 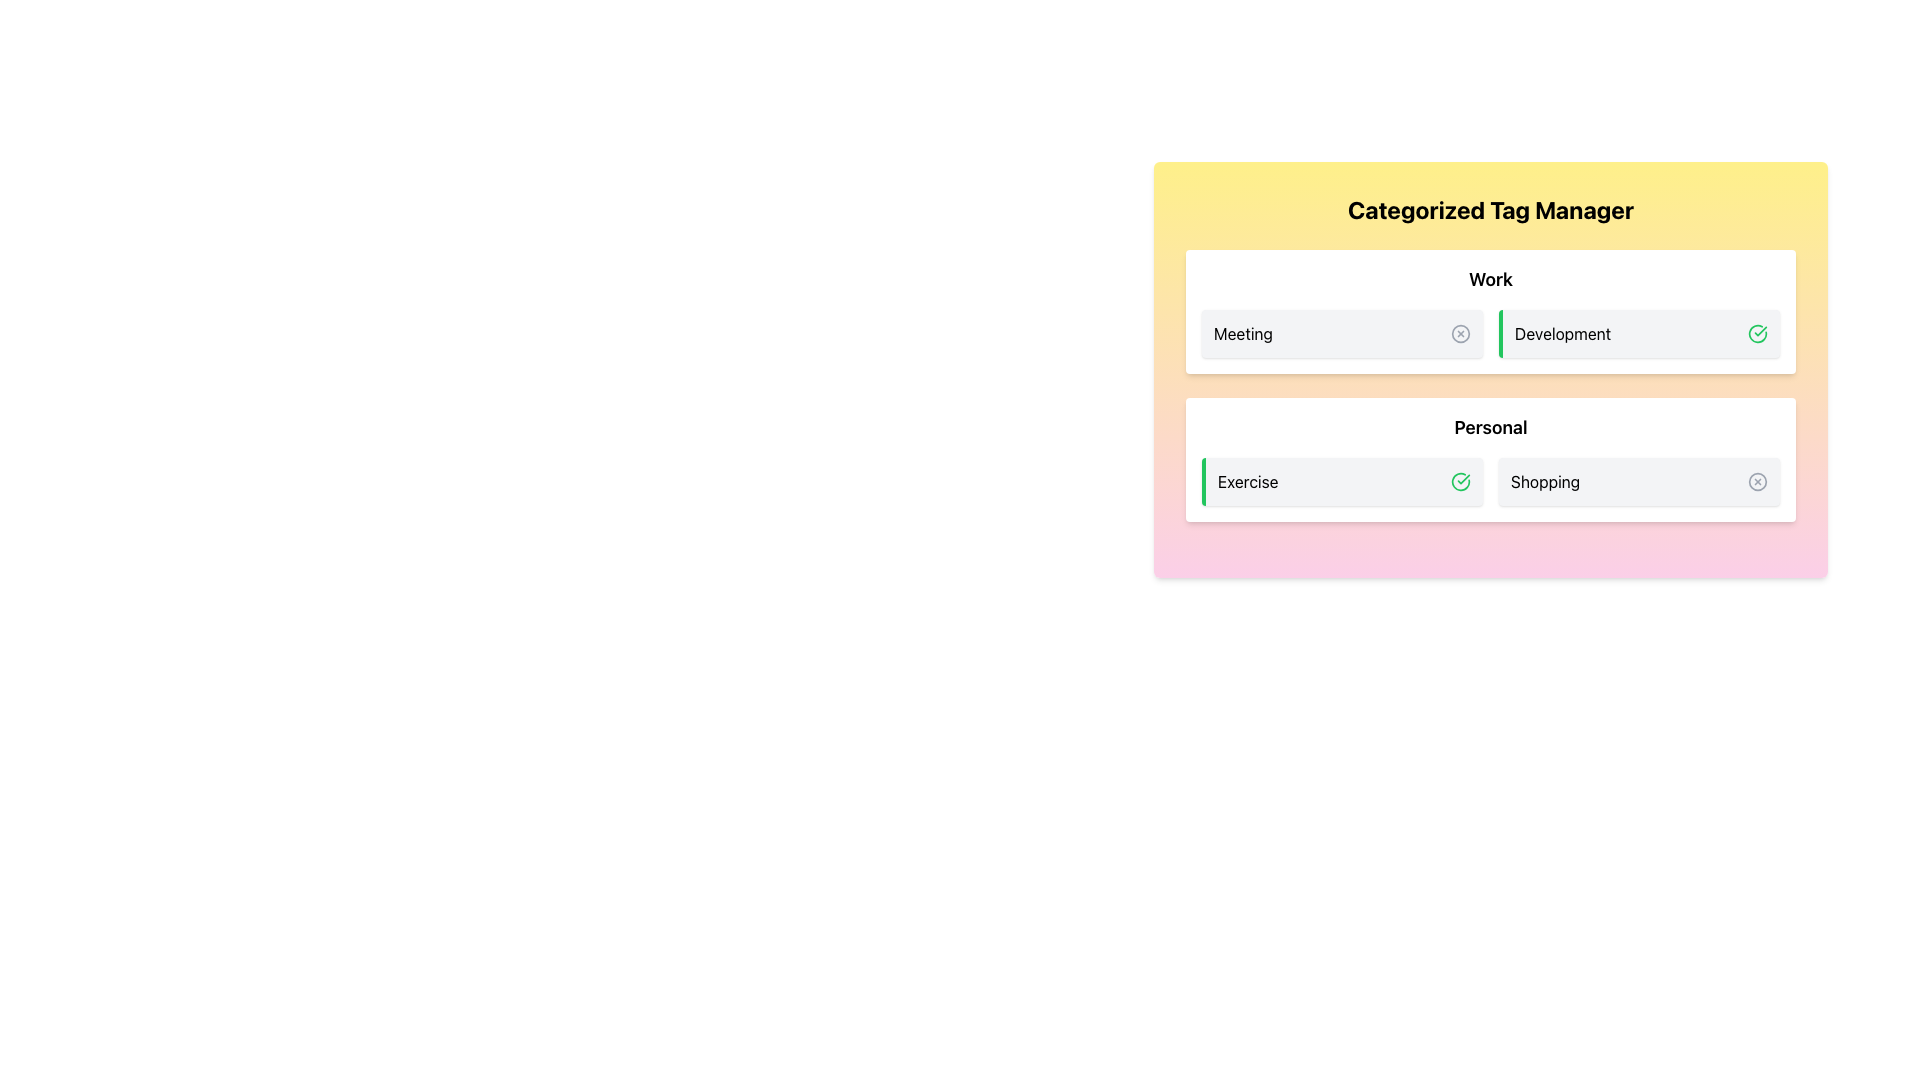 I want to click on the 'Exercise' text label, which is a bold, dark-colored title, so click(x=1247, y=482).